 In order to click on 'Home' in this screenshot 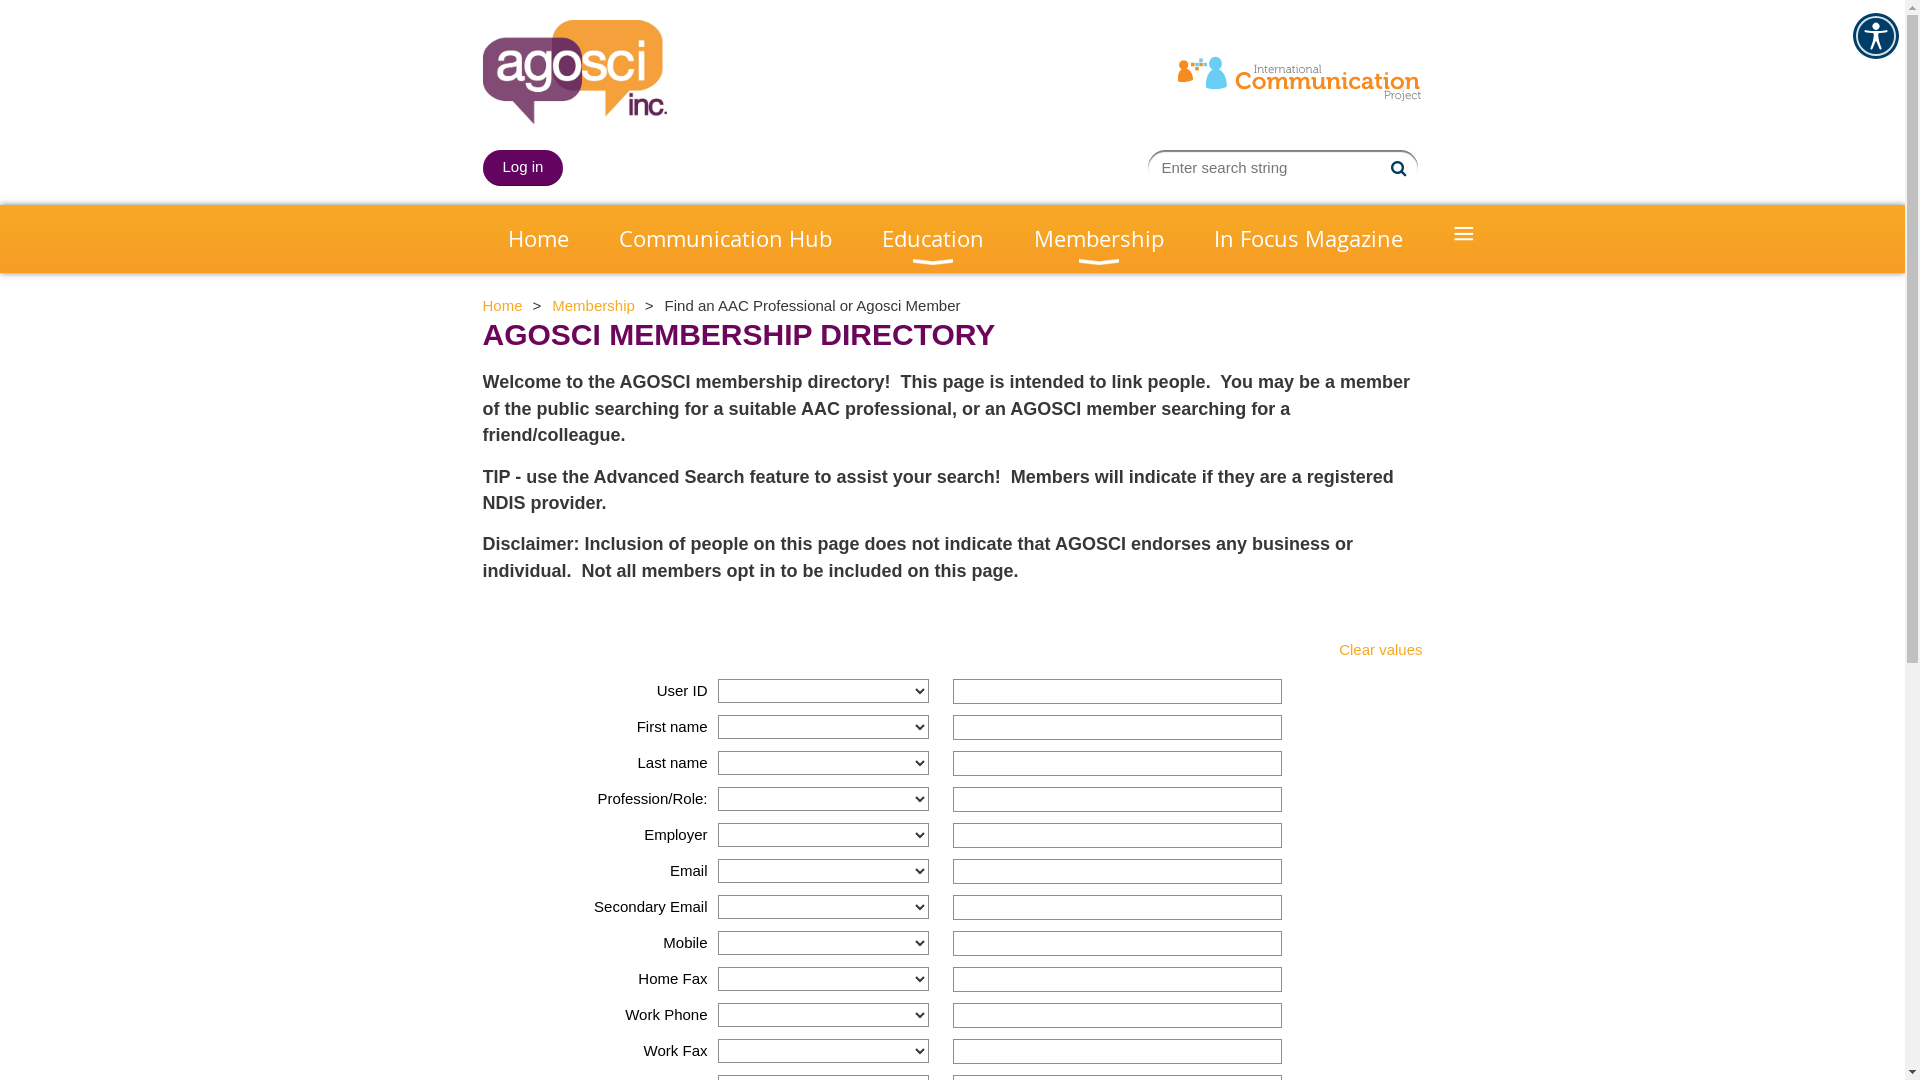, I will do `click(502, 305)`.